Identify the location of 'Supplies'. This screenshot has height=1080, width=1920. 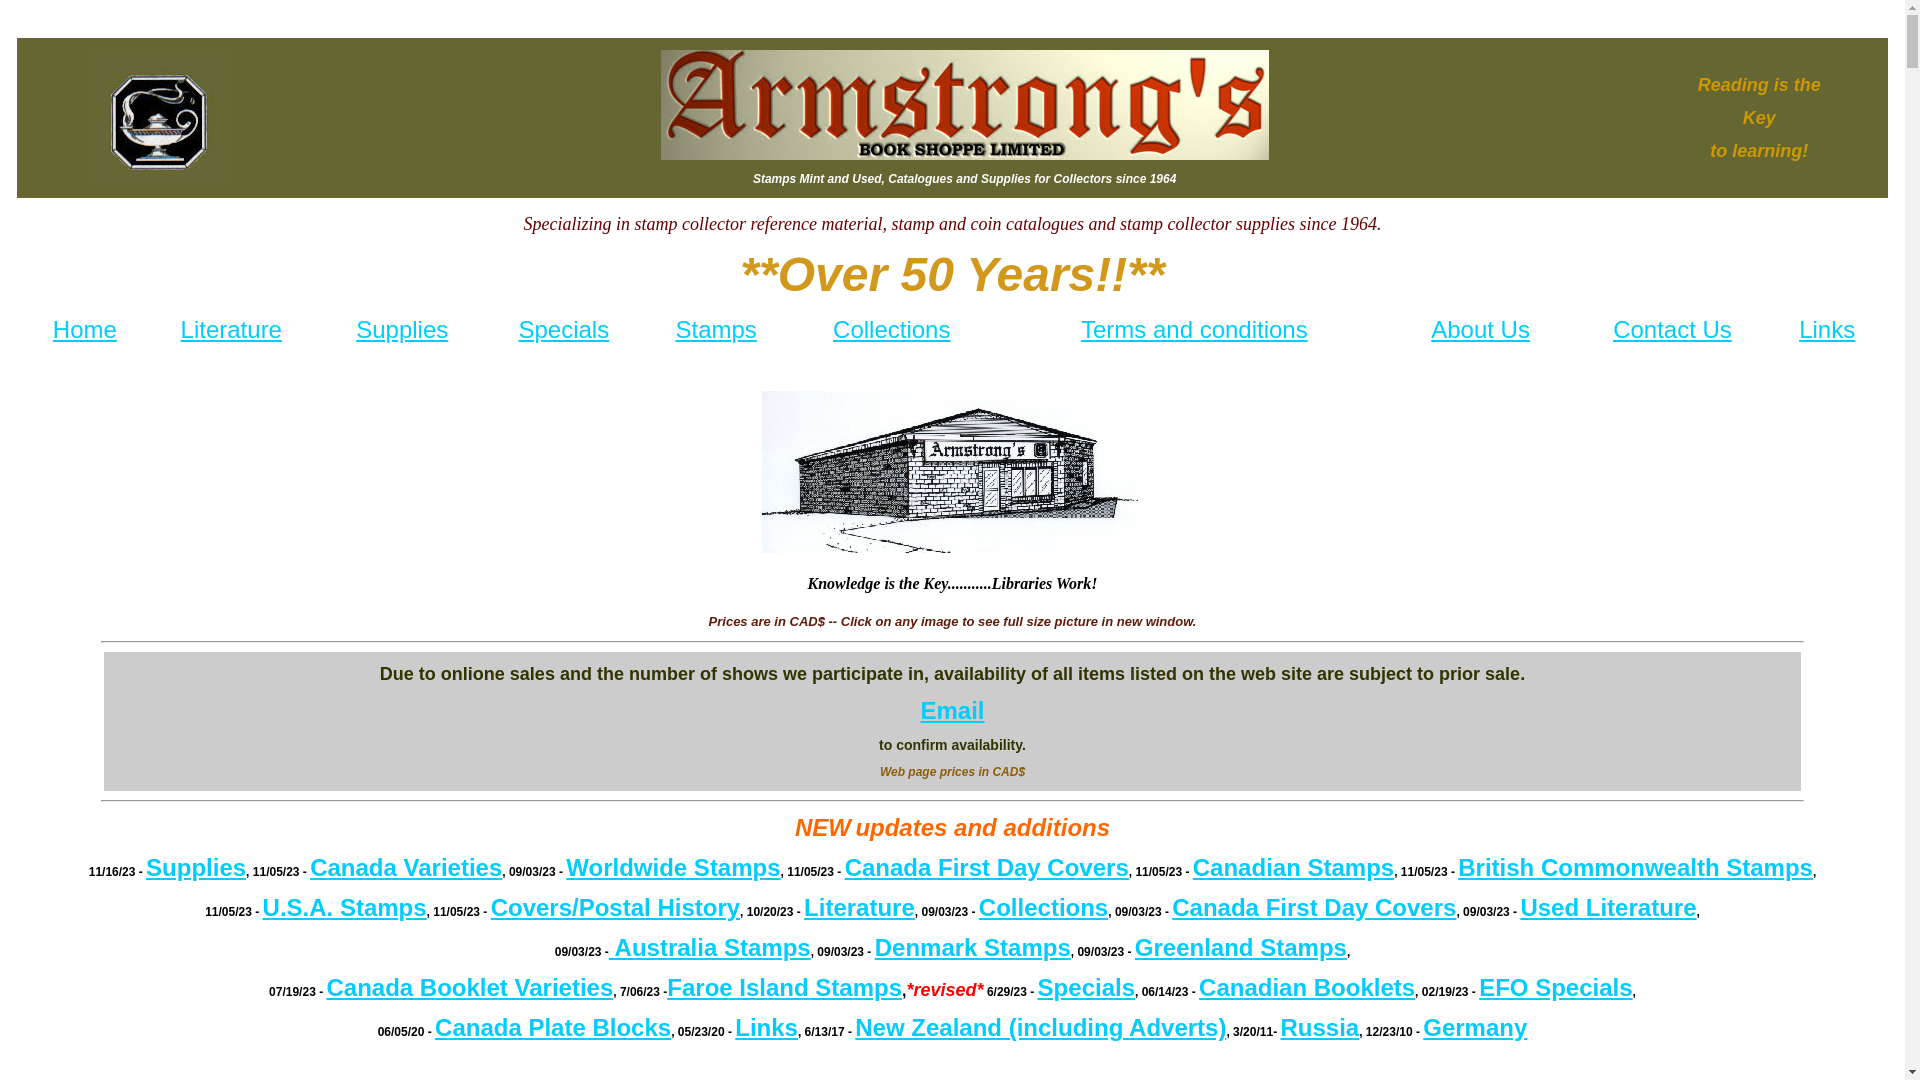
(196, 866).